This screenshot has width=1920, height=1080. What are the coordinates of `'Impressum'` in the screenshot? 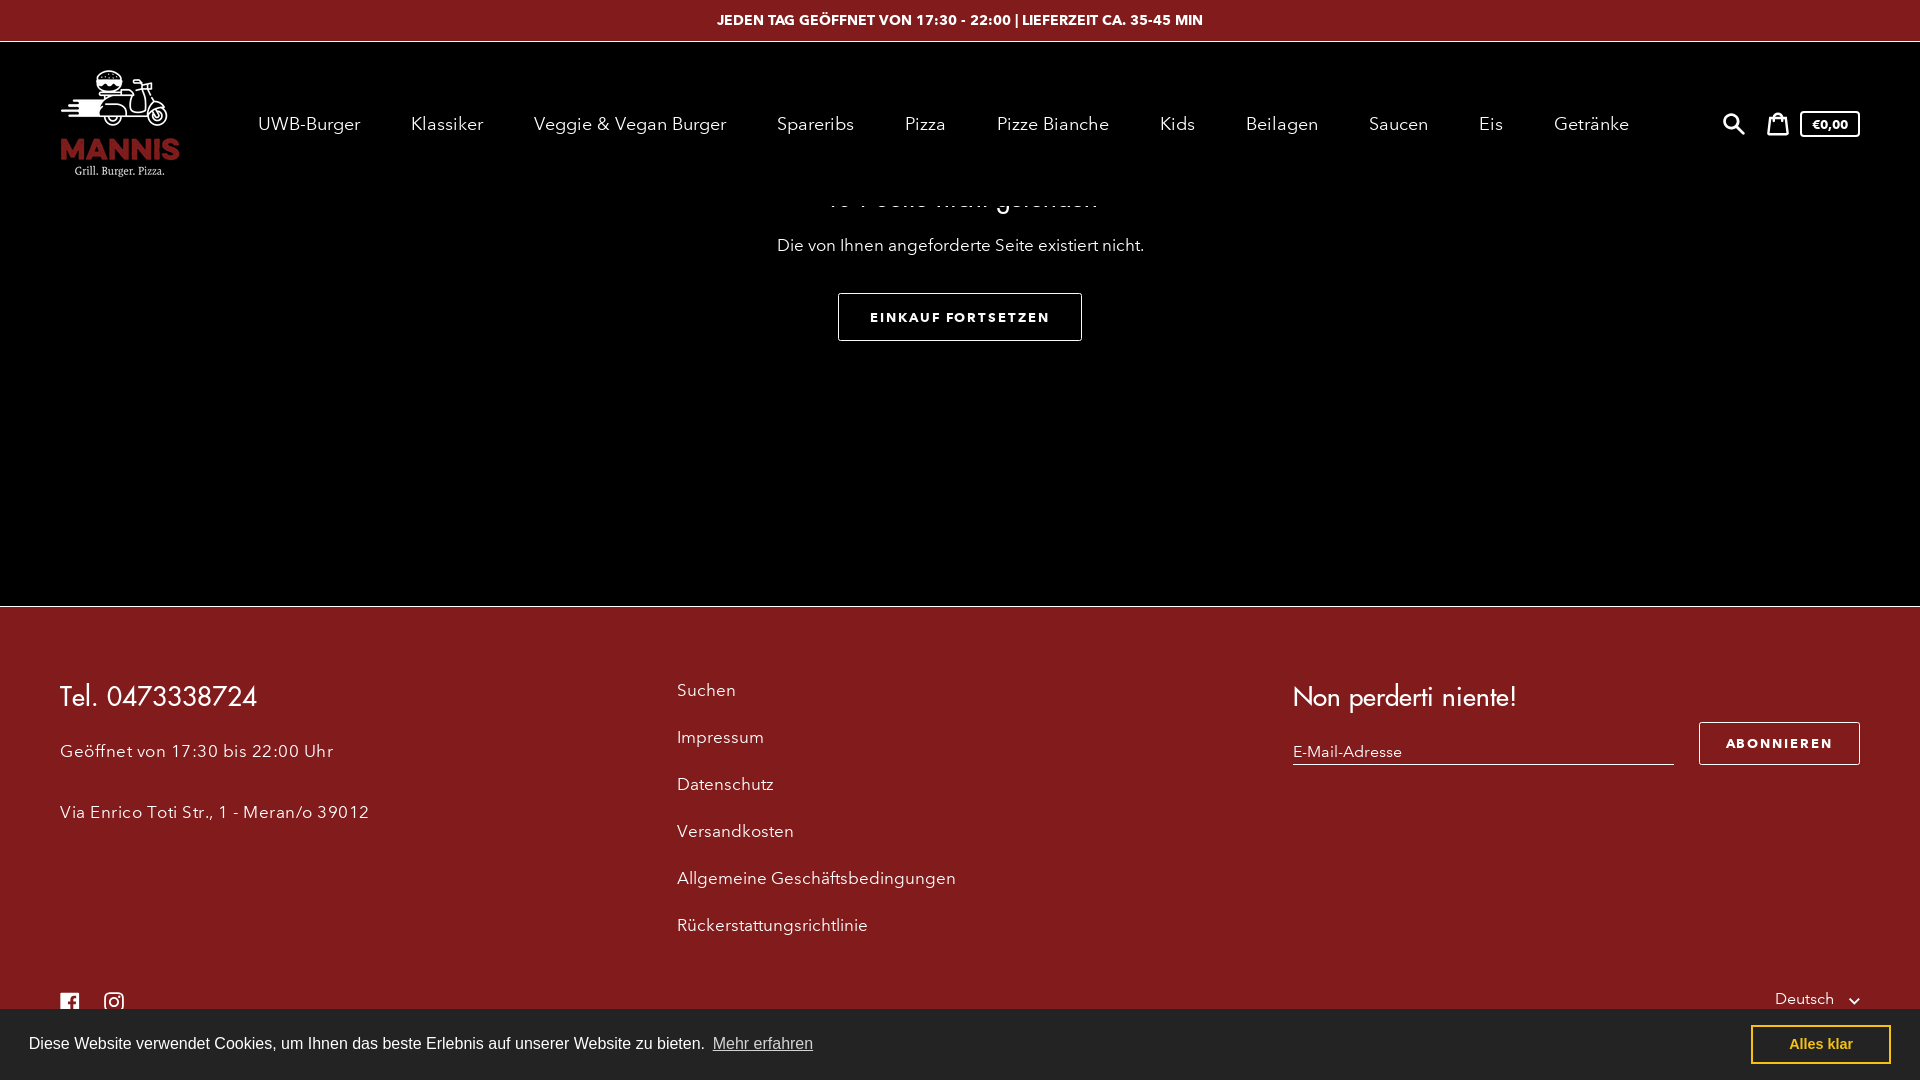 It's located at (720, 737).